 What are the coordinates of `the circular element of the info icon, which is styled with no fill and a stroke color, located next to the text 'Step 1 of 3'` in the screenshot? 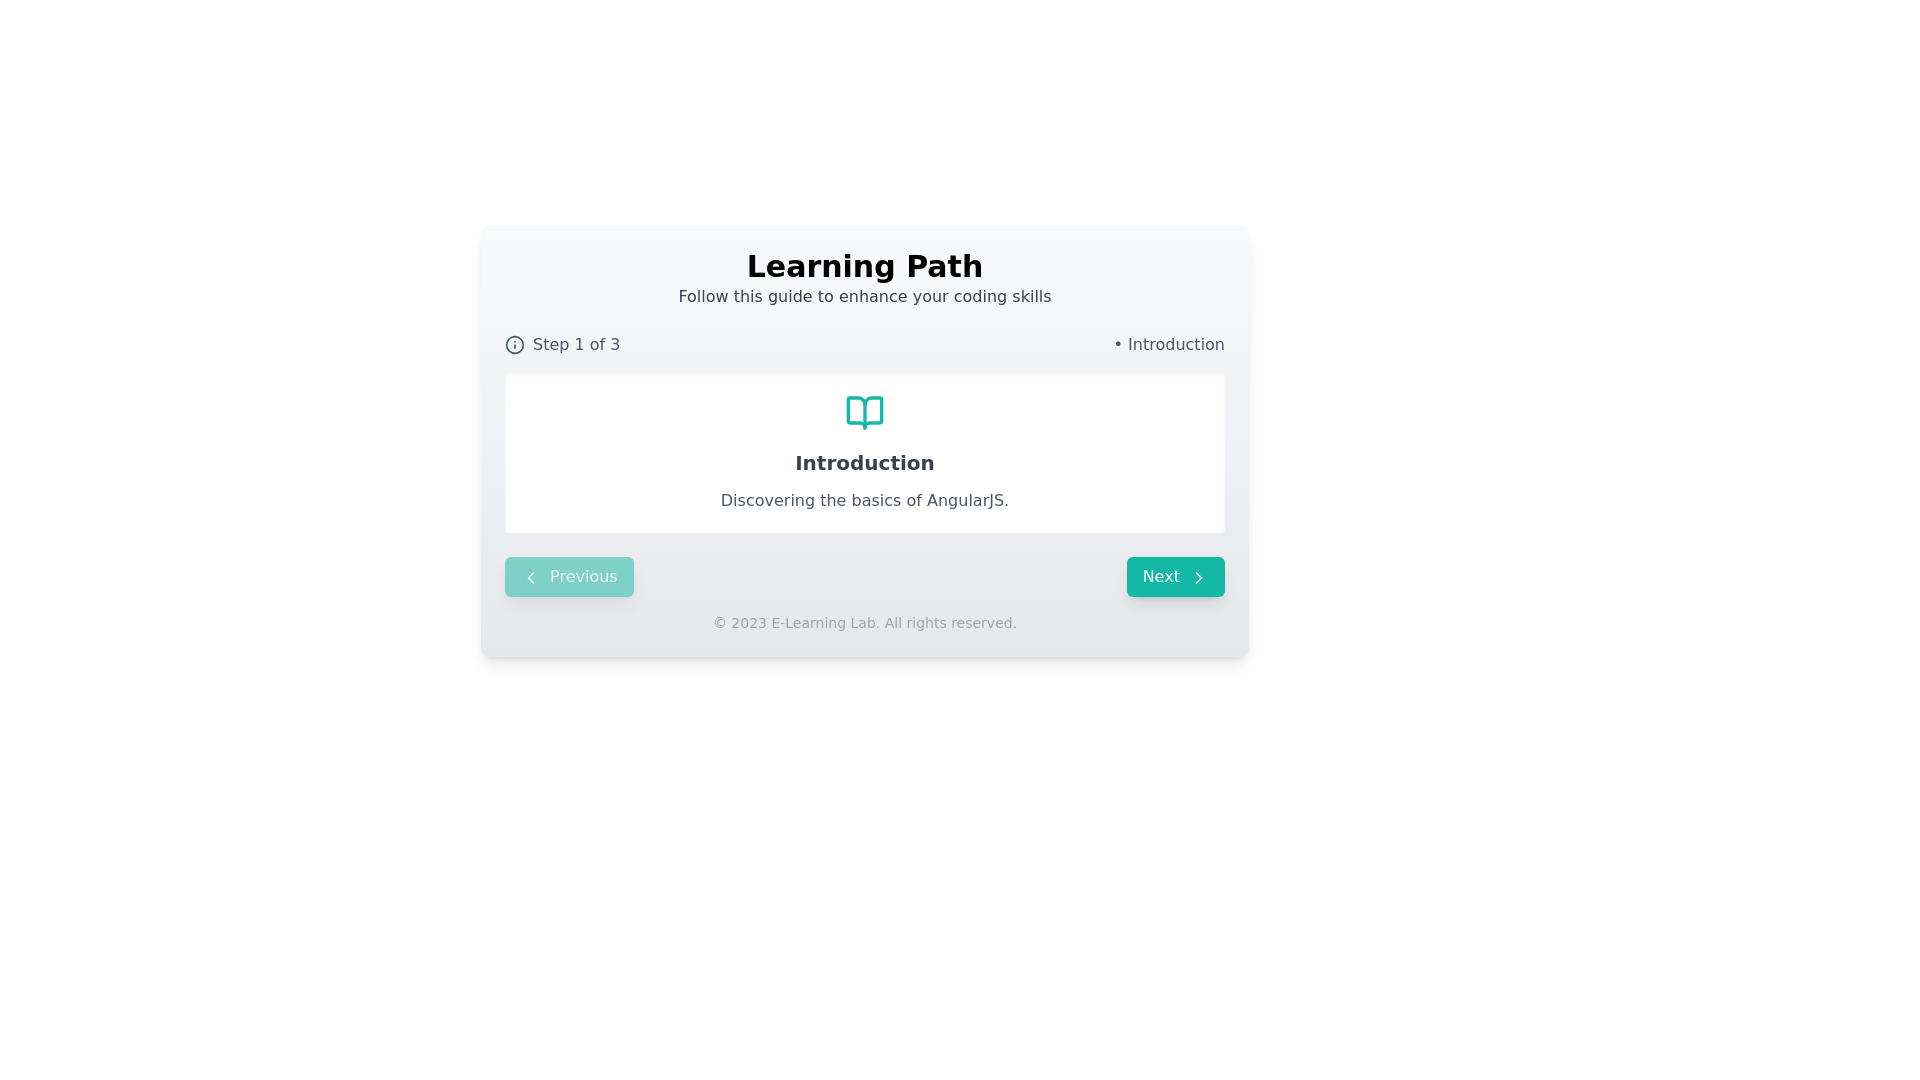 It's located at (514, 343).